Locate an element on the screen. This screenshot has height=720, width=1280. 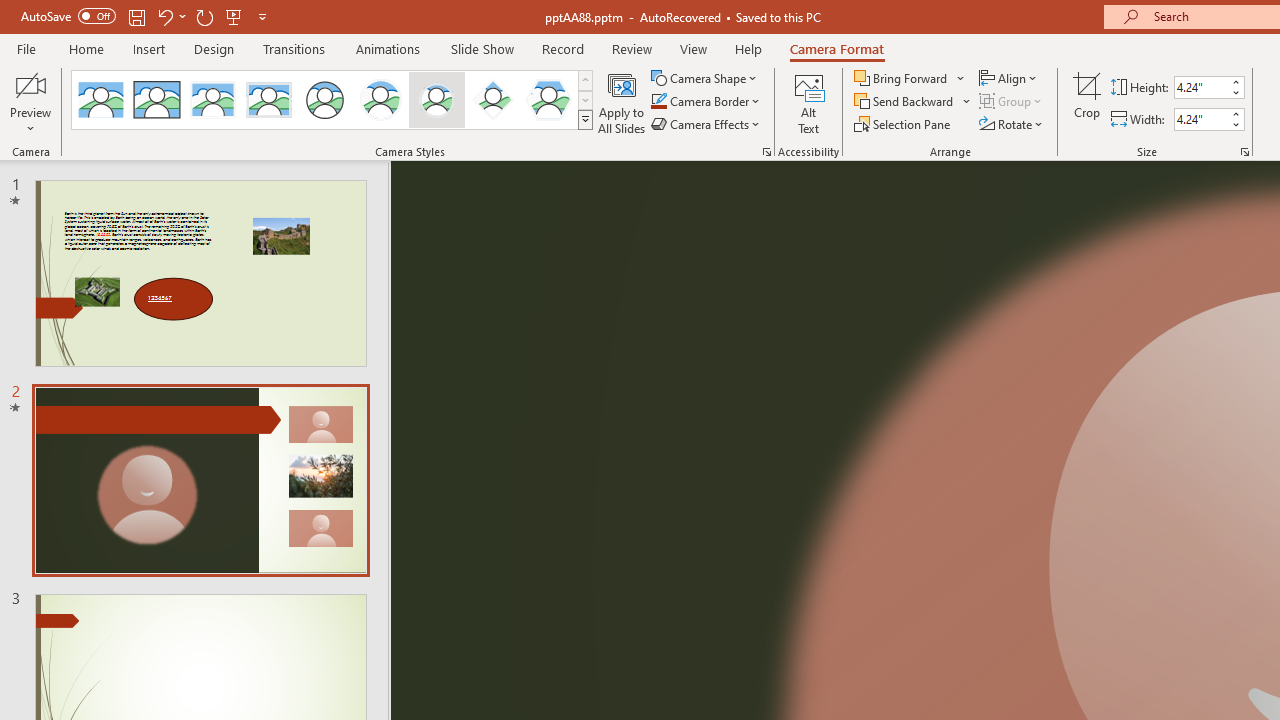
'Save' is located at coordinates (135, 16).